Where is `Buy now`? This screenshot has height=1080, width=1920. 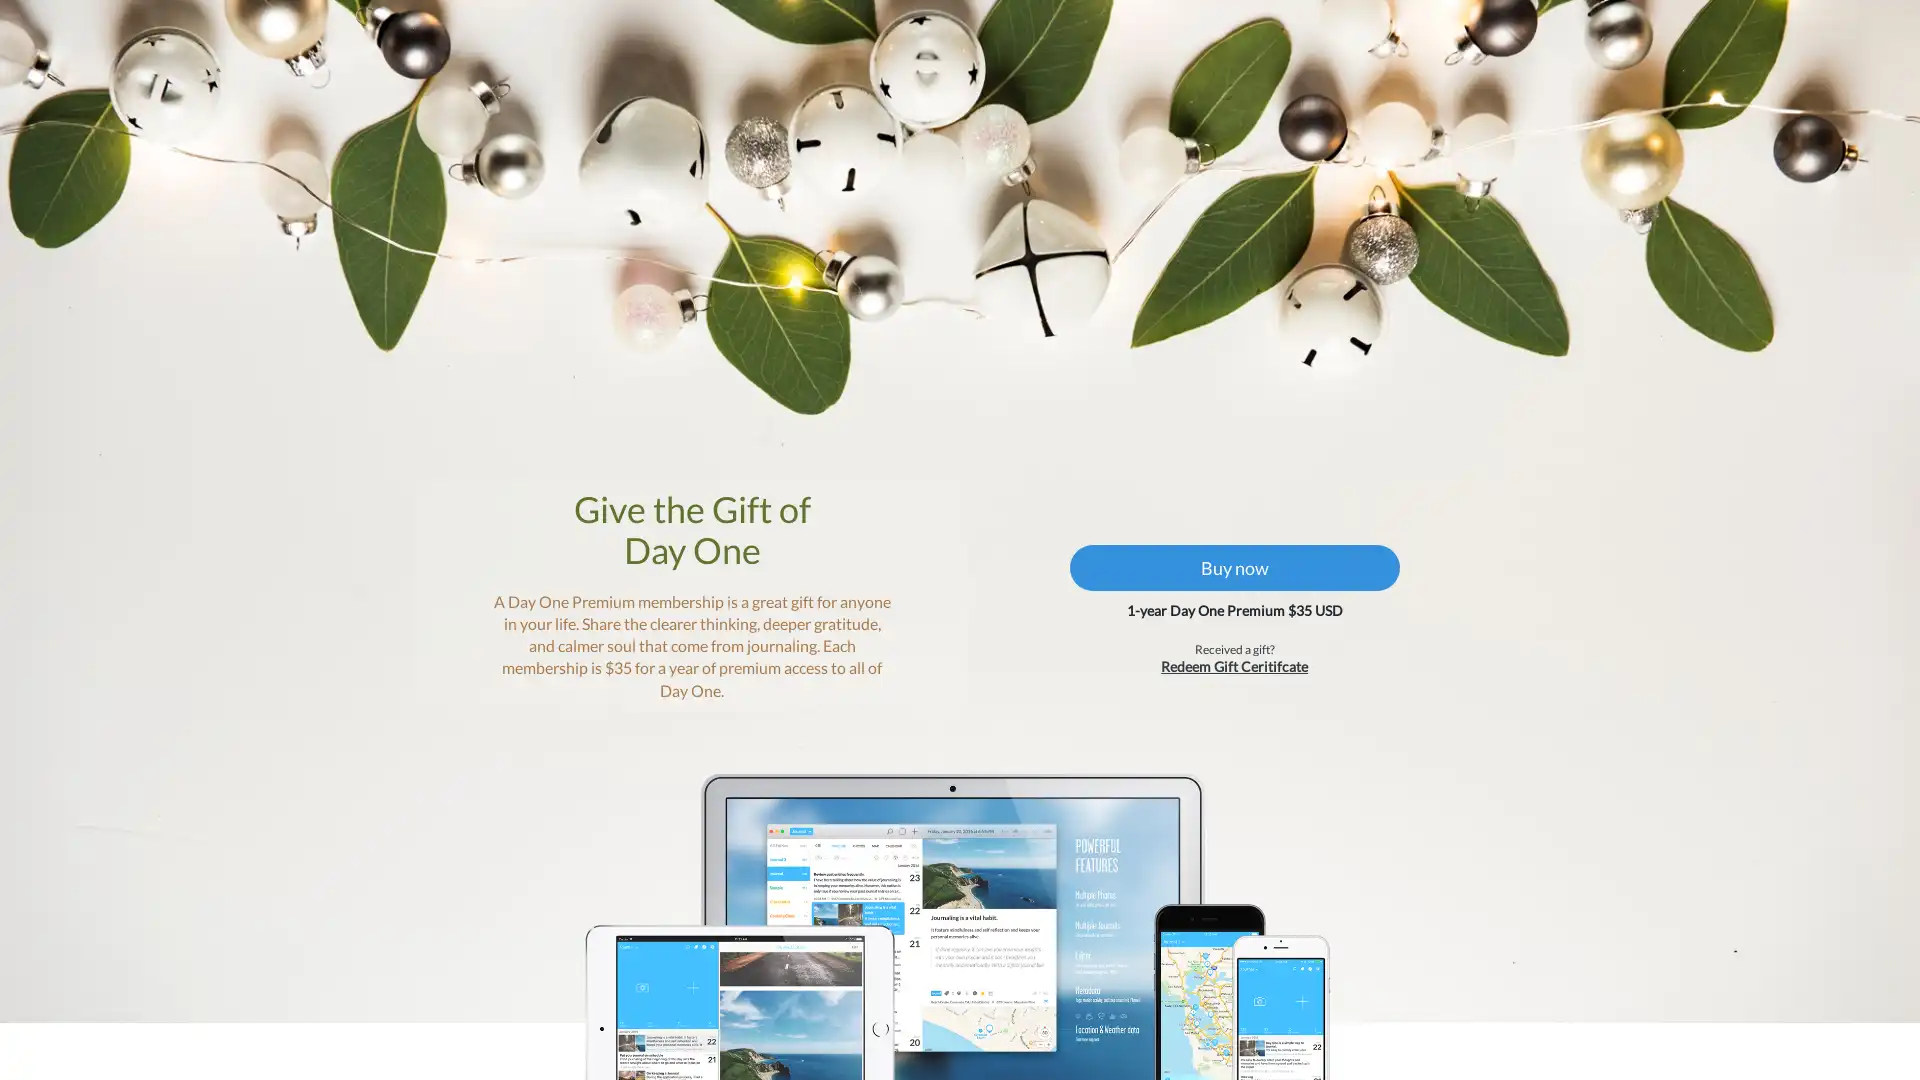 Buy now is located at coordinates (1214, 623).